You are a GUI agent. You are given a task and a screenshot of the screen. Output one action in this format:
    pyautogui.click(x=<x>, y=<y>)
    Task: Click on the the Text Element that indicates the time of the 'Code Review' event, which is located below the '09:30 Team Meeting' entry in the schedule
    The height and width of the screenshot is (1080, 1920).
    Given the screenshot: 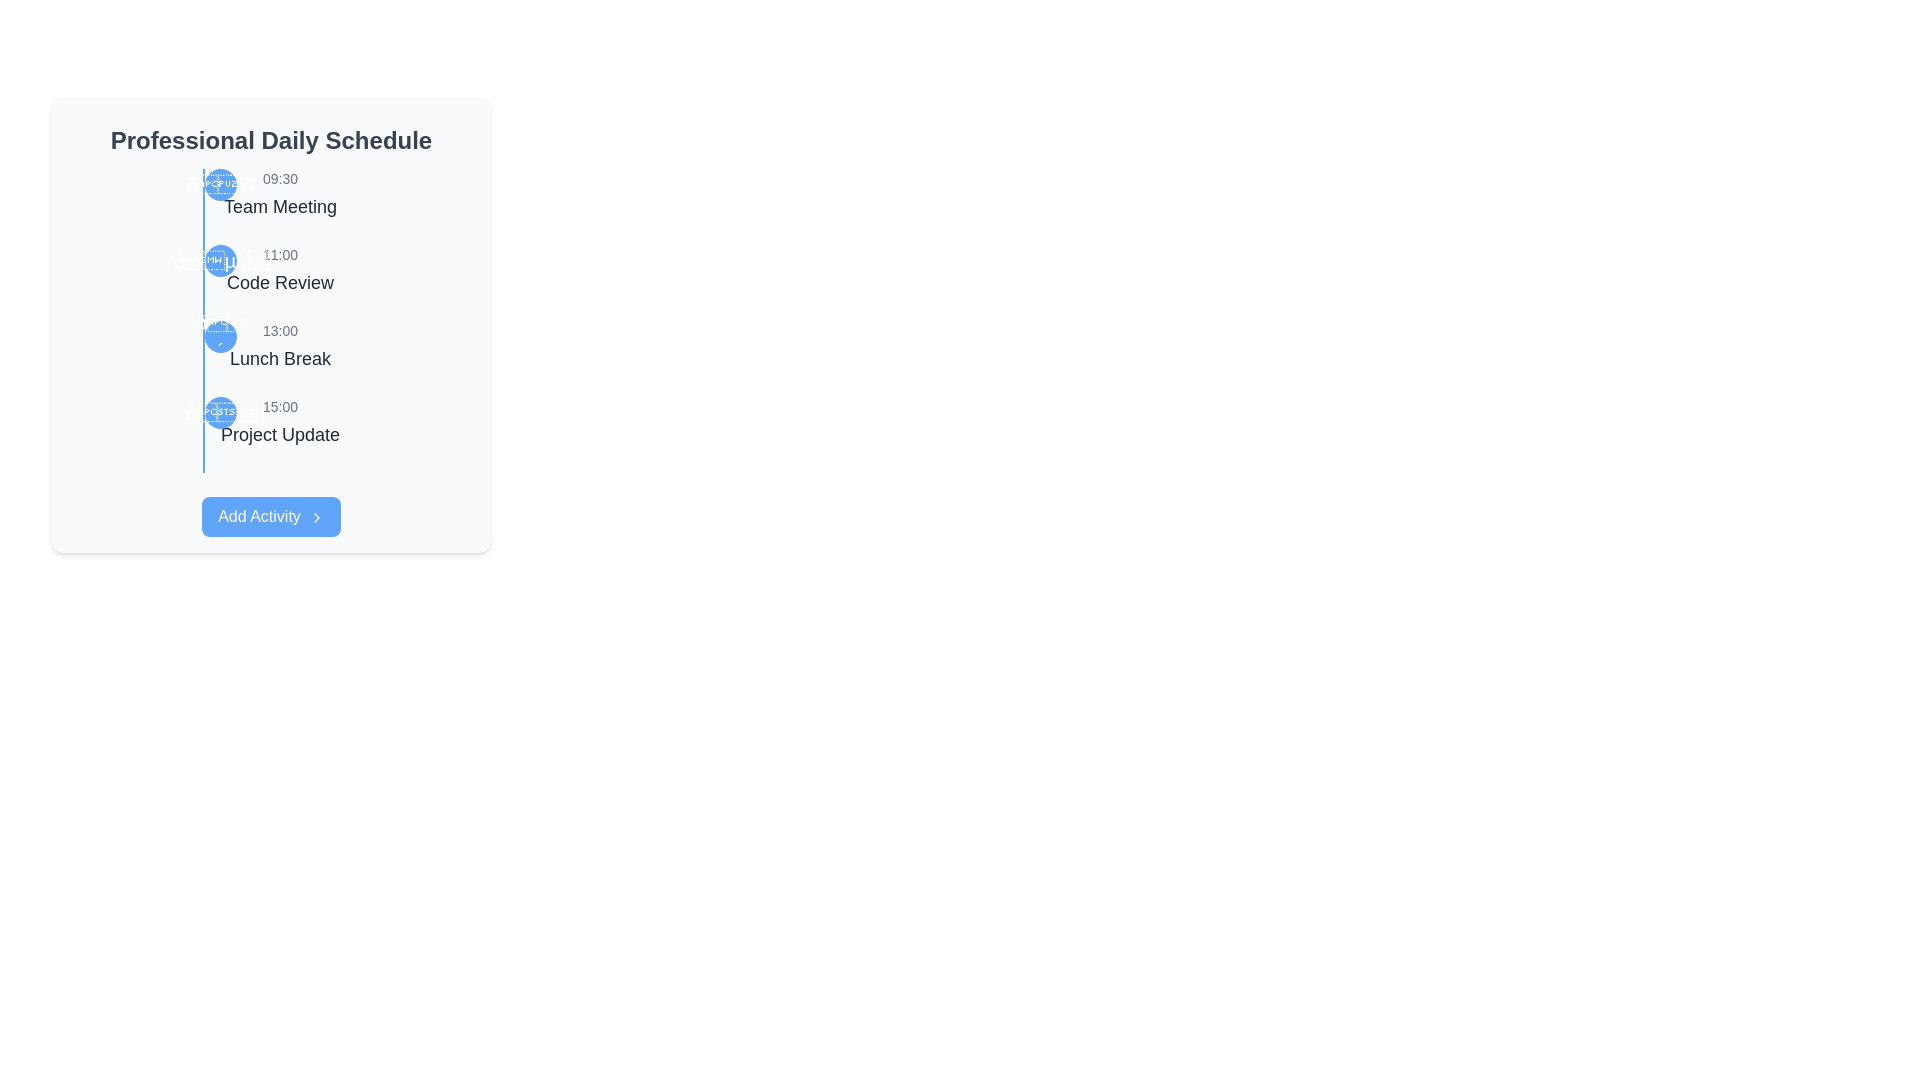 What is the action you would take?
    pyautogui.click(x=279, y=253)
    